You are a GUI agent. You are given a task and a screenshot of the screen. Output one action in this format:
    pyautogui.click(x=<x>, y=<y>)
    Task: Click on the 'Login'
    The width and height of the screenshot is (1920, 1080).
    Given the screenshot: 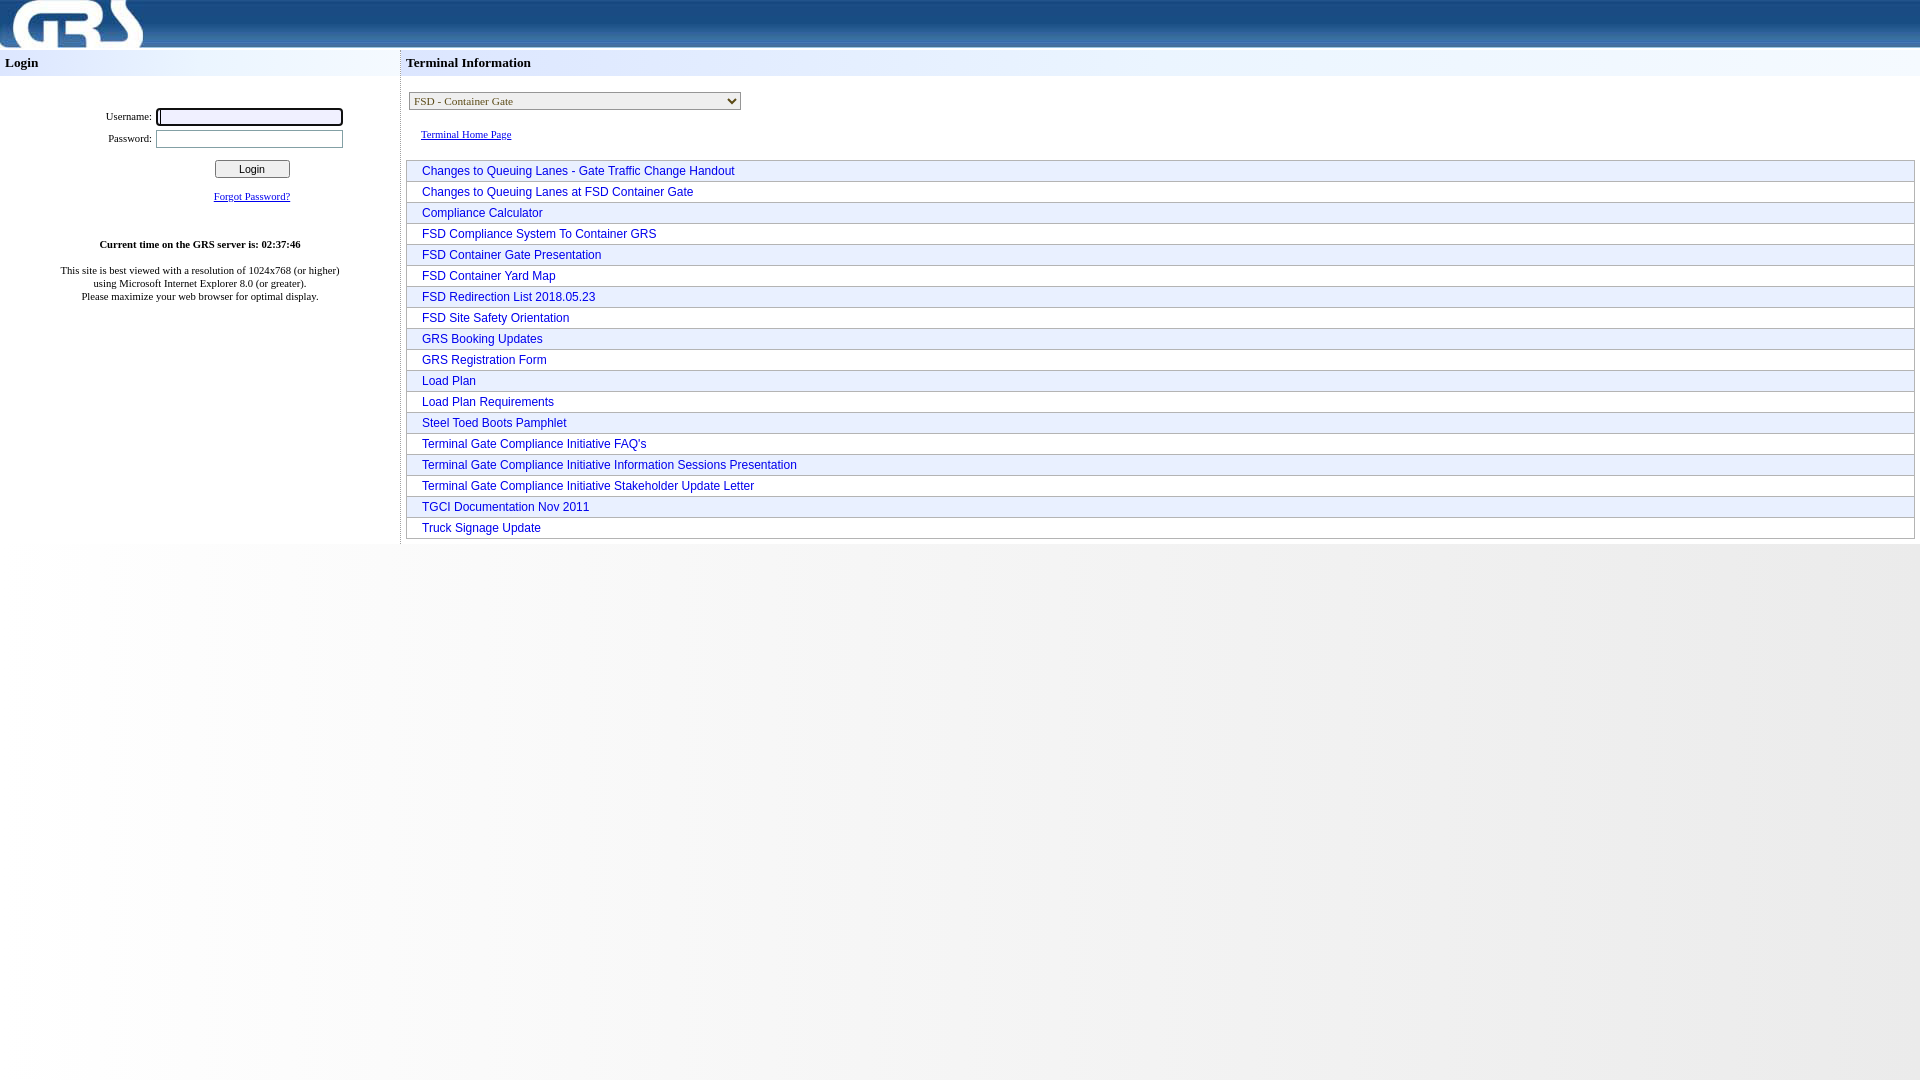 What is the action you would take?
    pyautogui.click(x=250, y=168)
    